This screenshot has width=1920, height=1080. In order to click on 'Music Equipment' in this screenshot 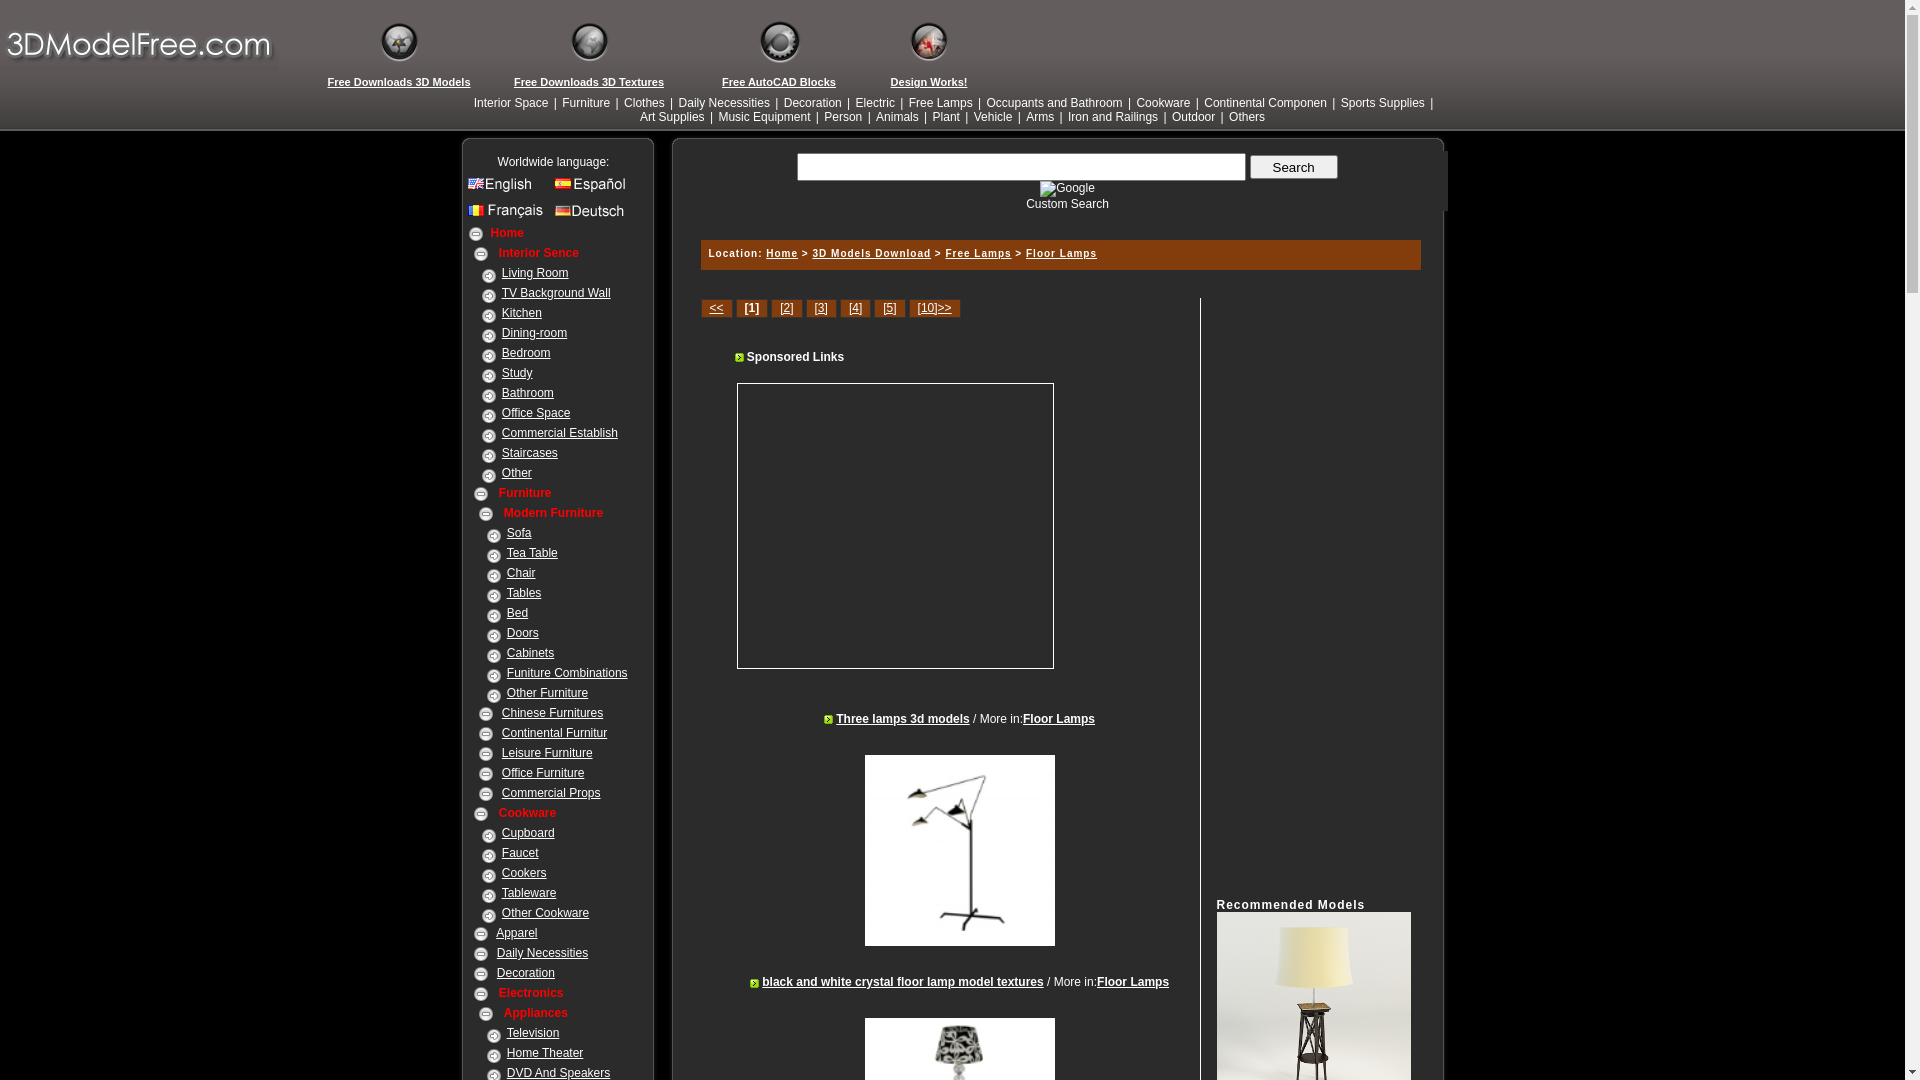, I will do `click(715, 116)`.